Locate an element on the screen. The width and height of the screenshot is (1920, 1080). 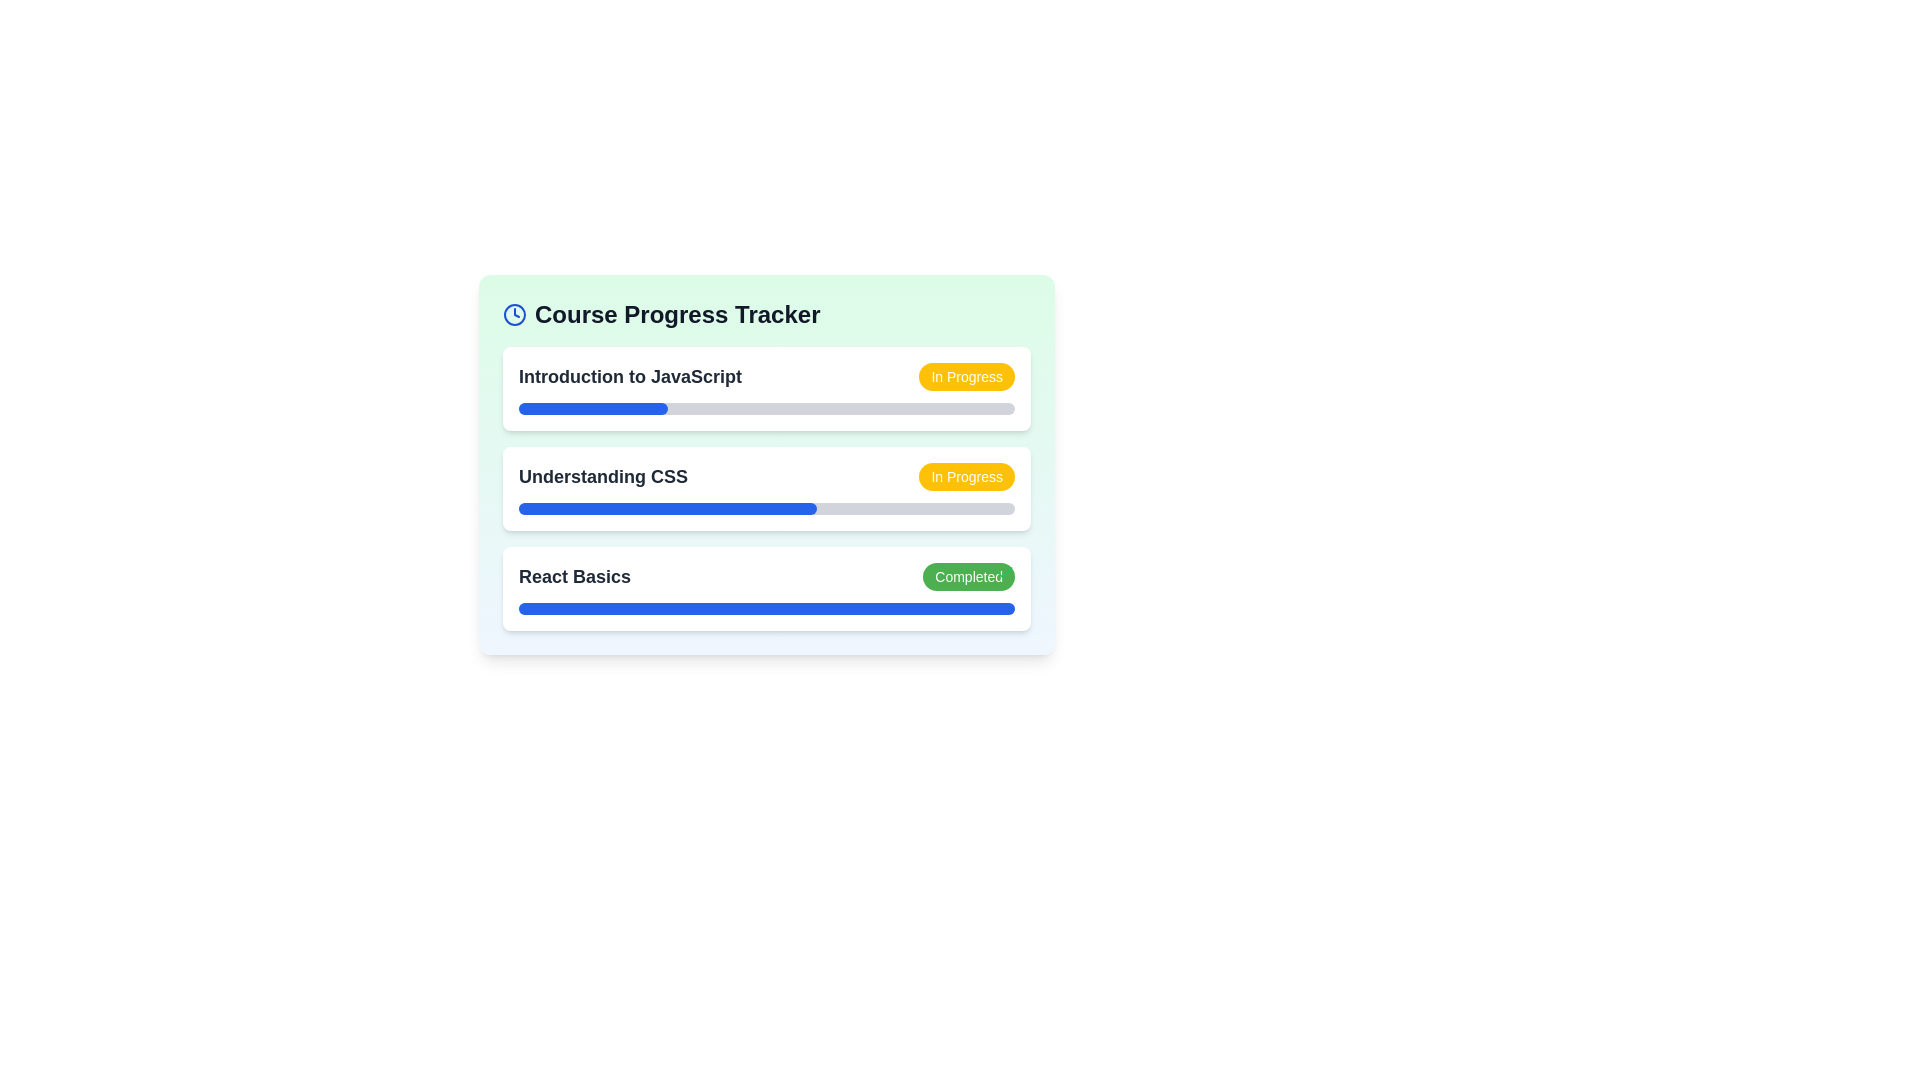
the completion status icon for the 'React Basics' course, which is located at the top right corner of the green badge labeled 'Completed' within the course tracker card is located at coordinates (1004, 573).